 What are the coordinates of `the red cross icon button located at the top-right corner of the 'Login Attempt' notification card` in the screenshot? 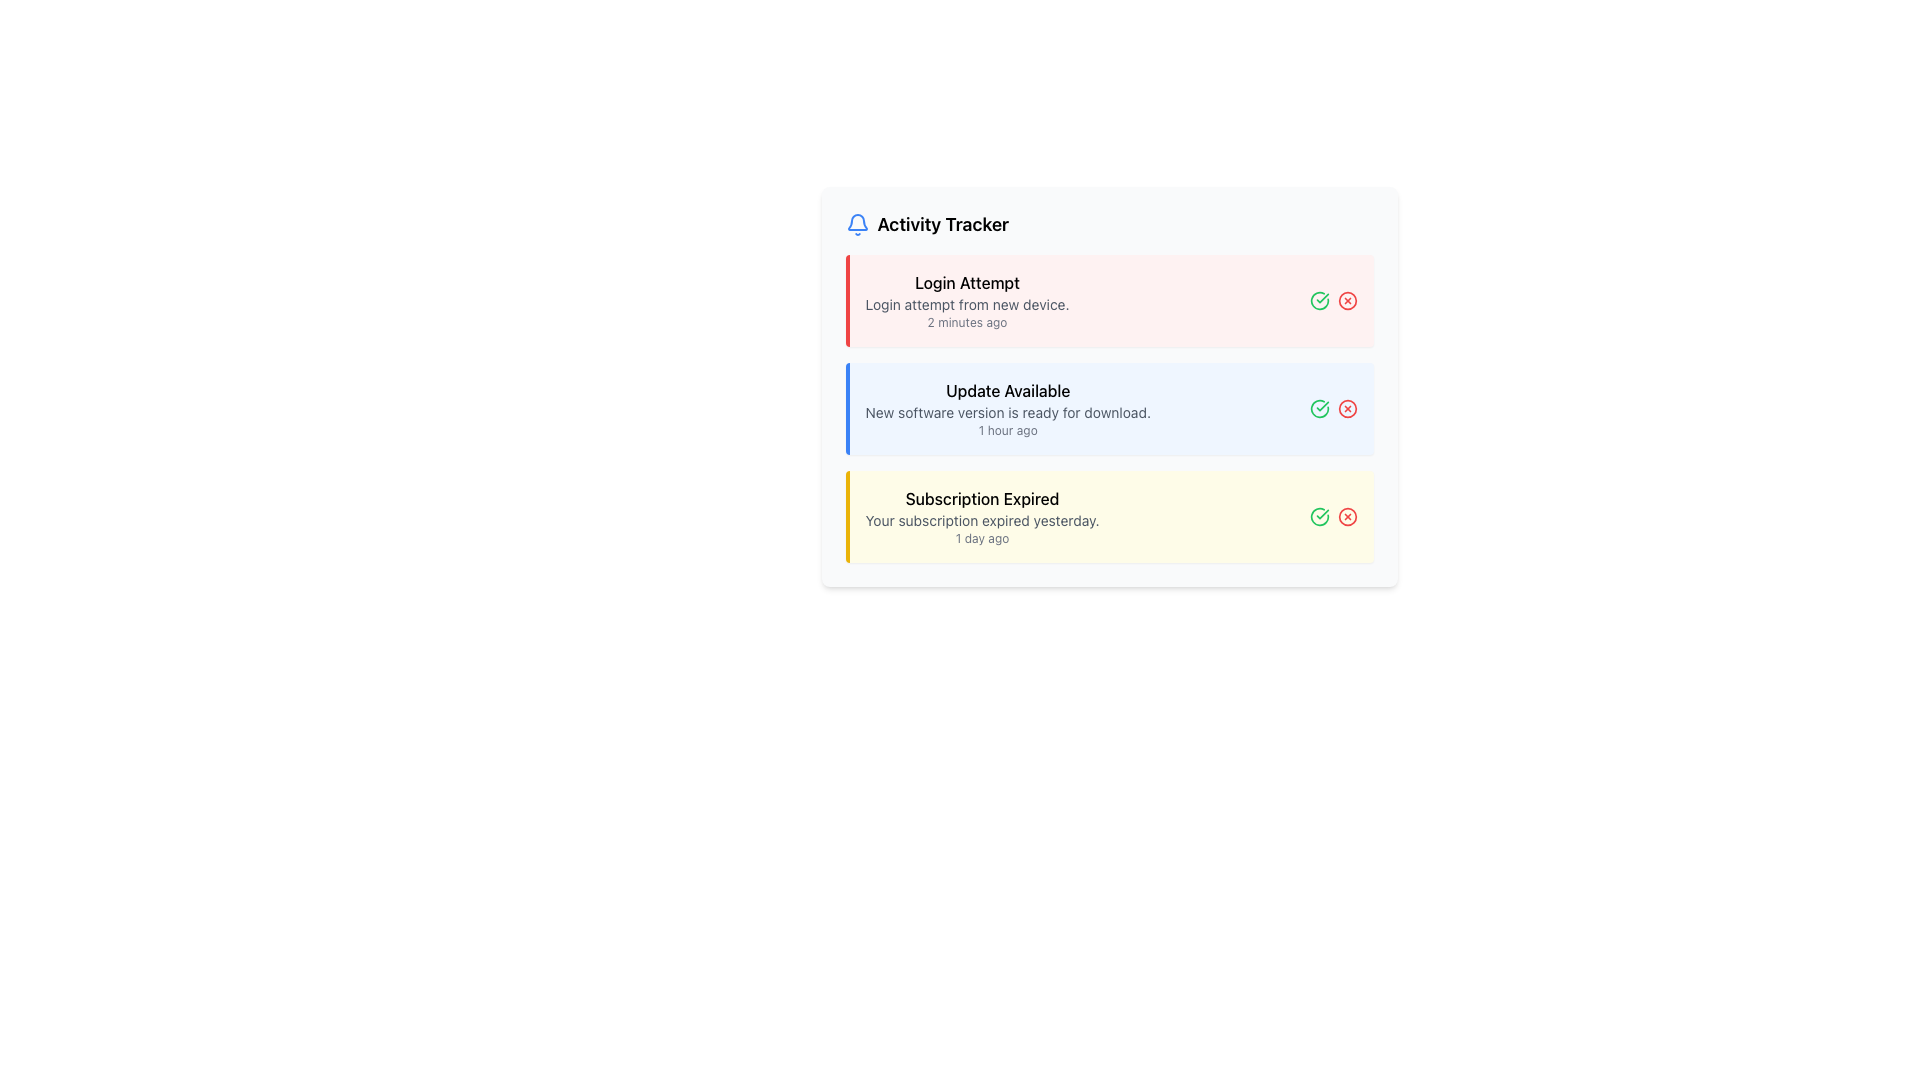 It's located at (1333, 300).